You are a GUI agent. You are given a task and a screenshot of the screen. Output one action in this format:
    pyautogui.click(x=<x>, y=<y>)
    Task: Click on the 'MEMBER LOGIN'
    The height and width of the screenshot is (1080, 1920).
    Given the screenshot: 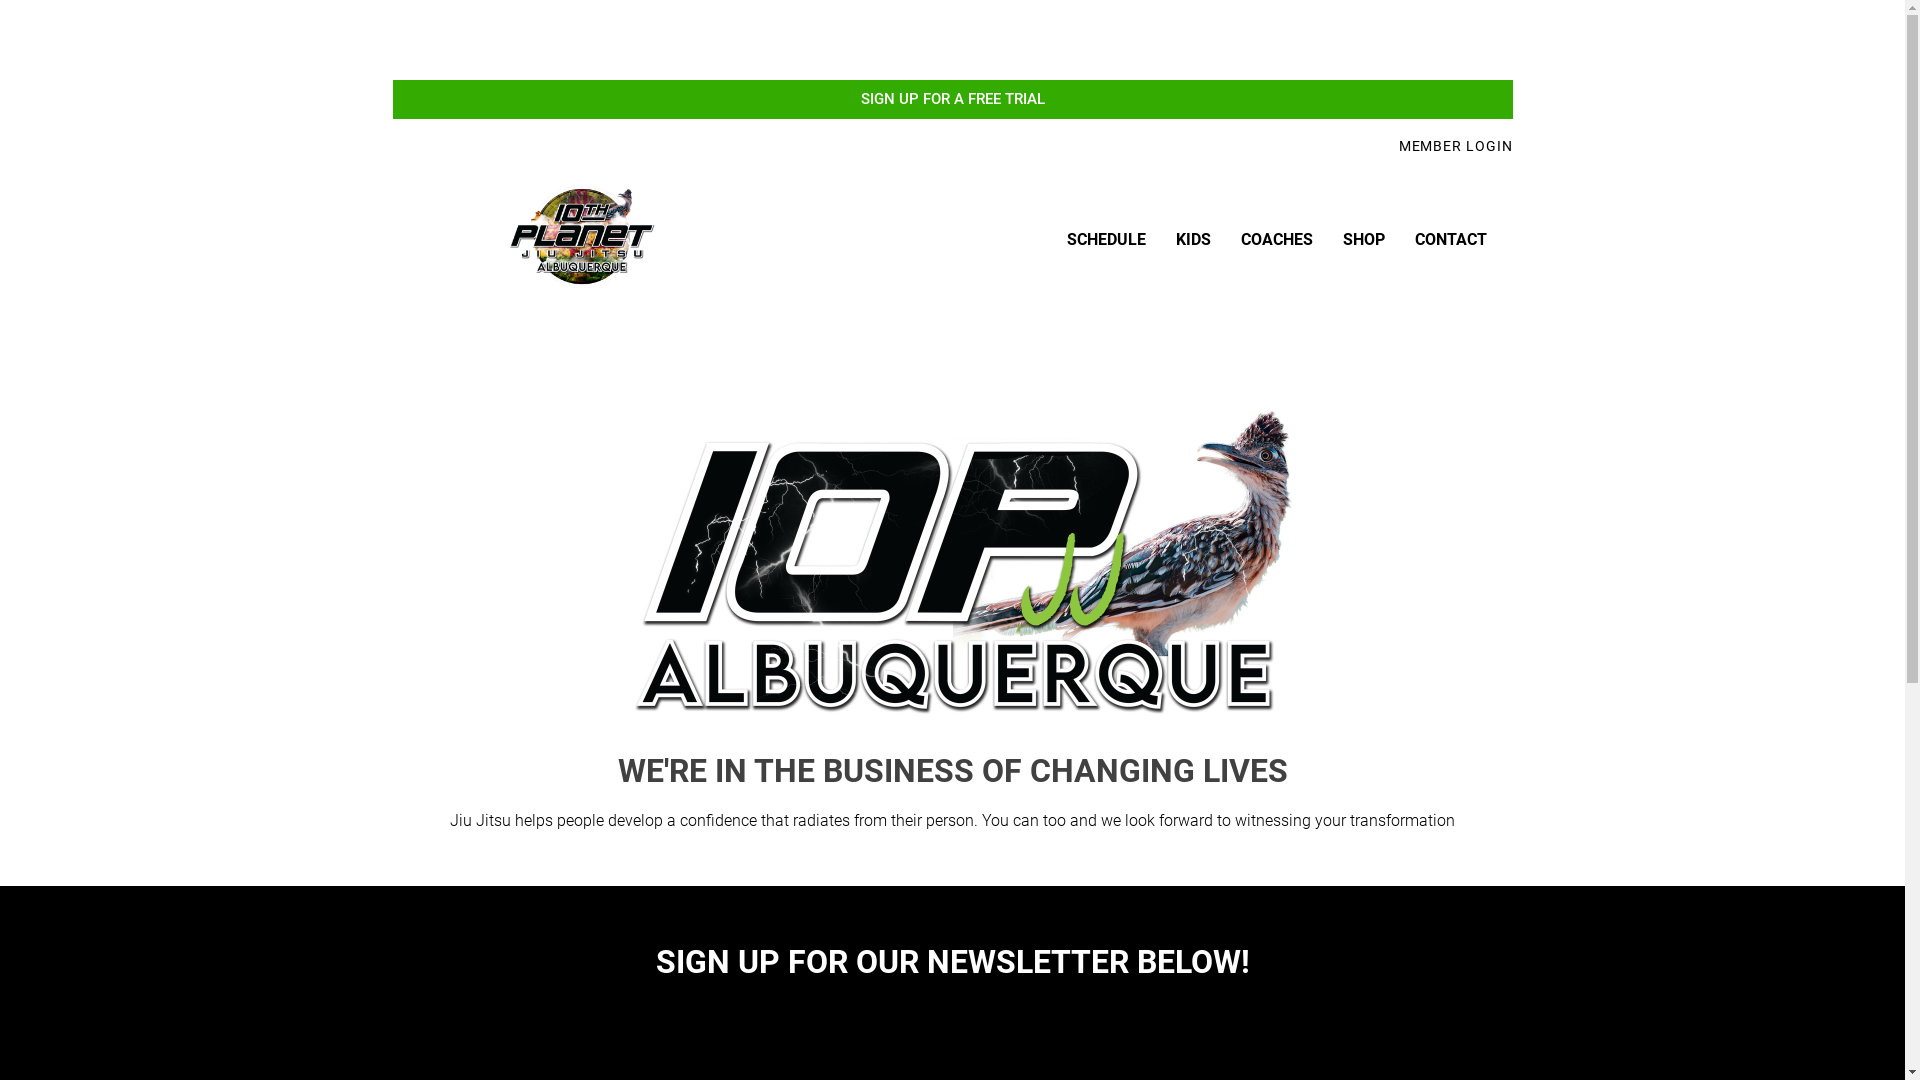 What is the action you would take?
    pyautogui.click(x=1397, y=145)
    